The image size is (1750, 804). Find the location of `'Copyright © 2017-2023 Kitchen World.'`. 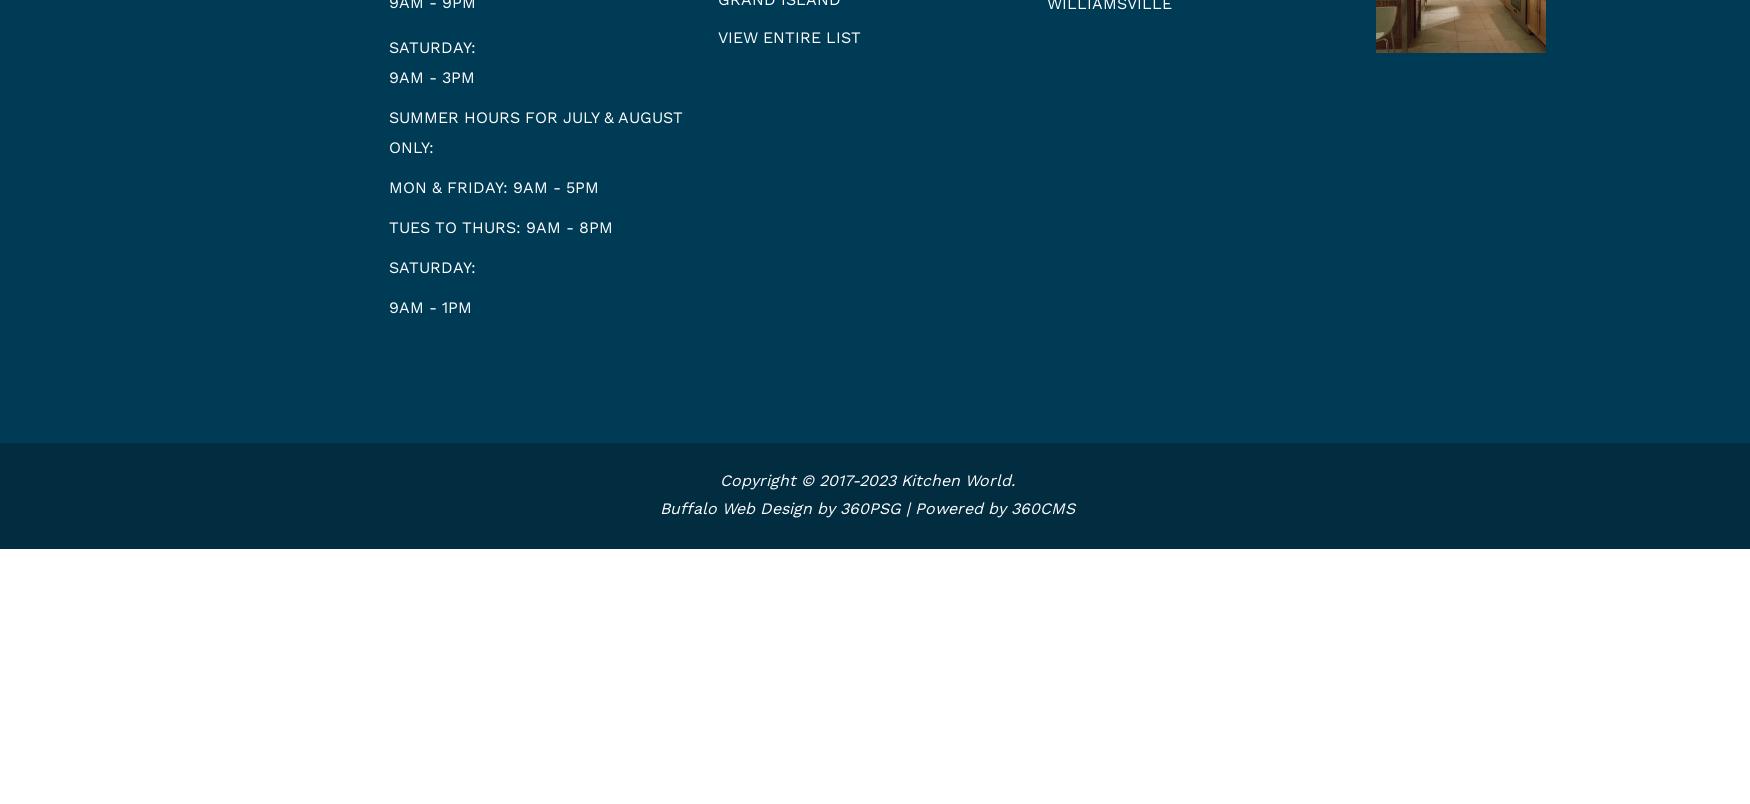

'Copyright © 2017-2023 Kitchen World.' is located at coordinates (867, 479).